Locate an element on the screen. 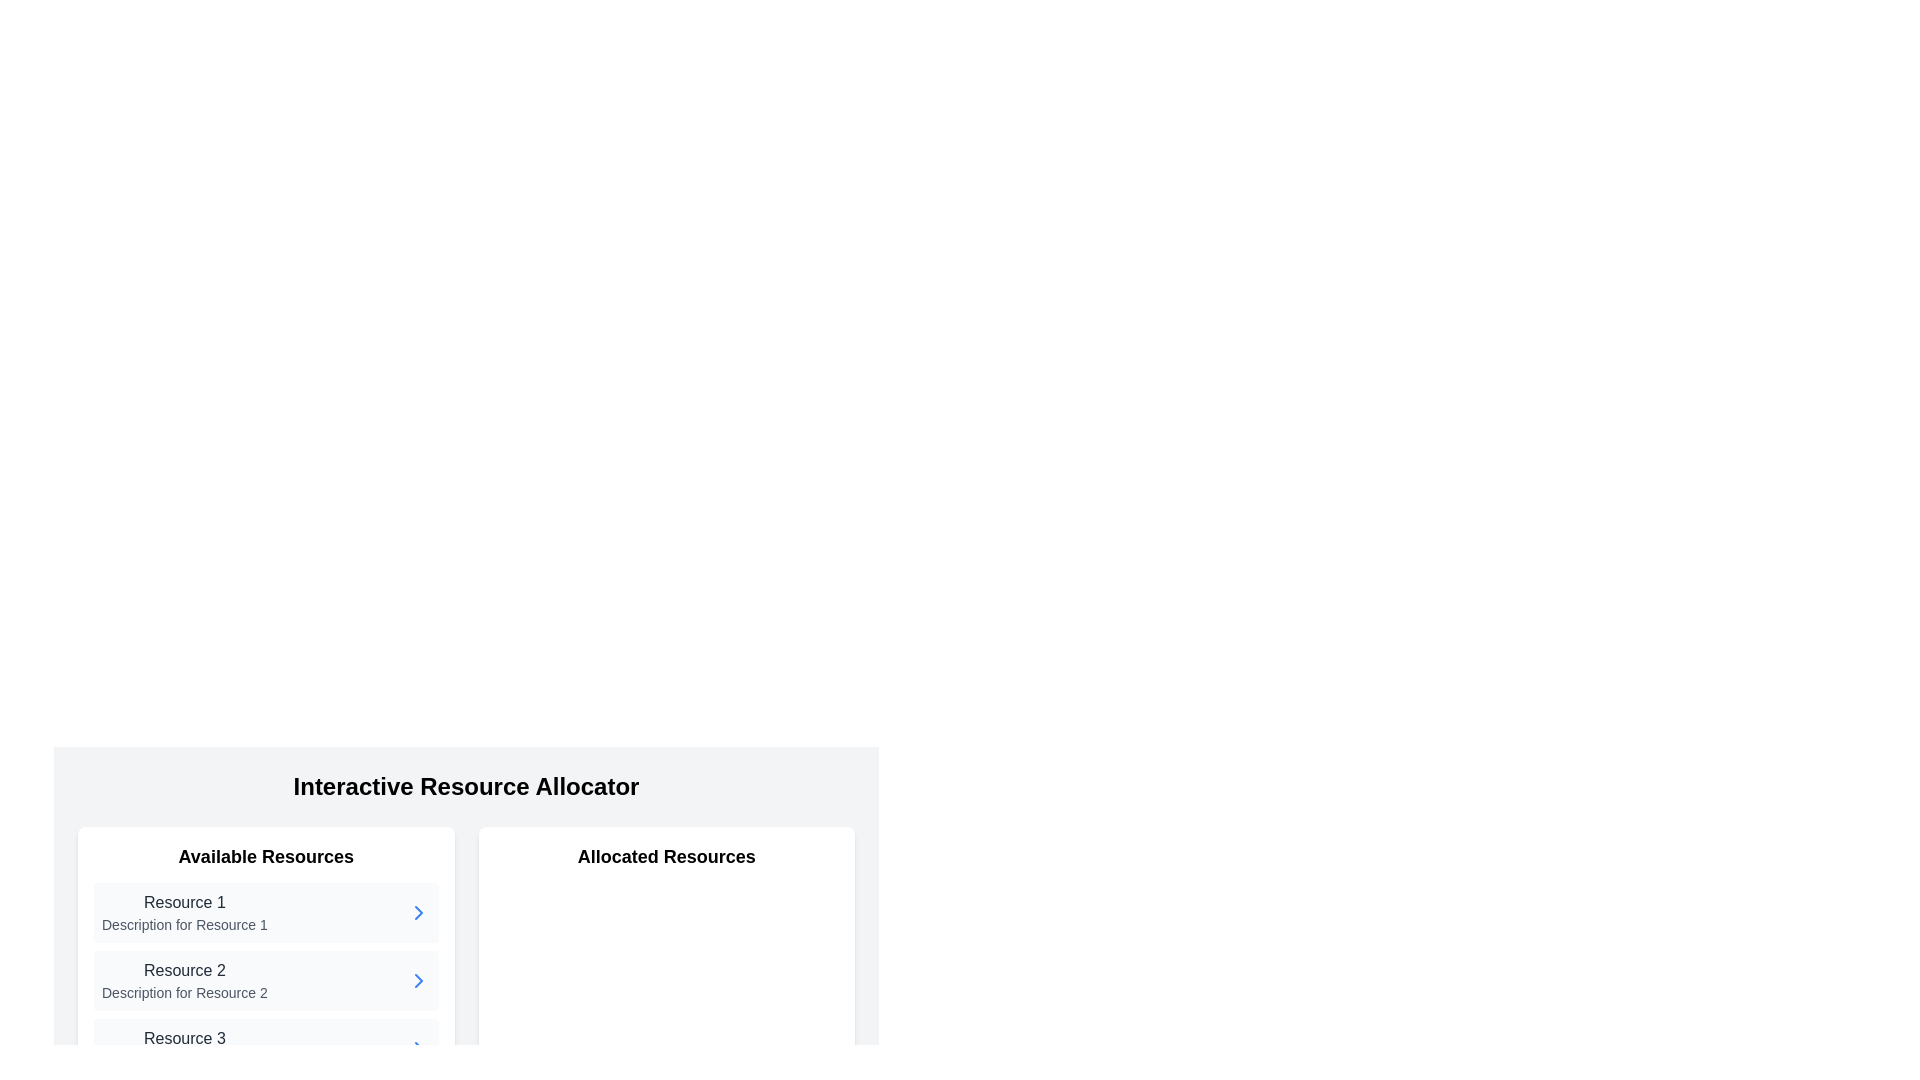 This screenshot has width=1920, height=1080. the small blue chevron icon located to the right of the text 'Resource 1' in the 'Available Resources' column of the 'Interactive Resource Allocator' is located at coordinates (417, 913).